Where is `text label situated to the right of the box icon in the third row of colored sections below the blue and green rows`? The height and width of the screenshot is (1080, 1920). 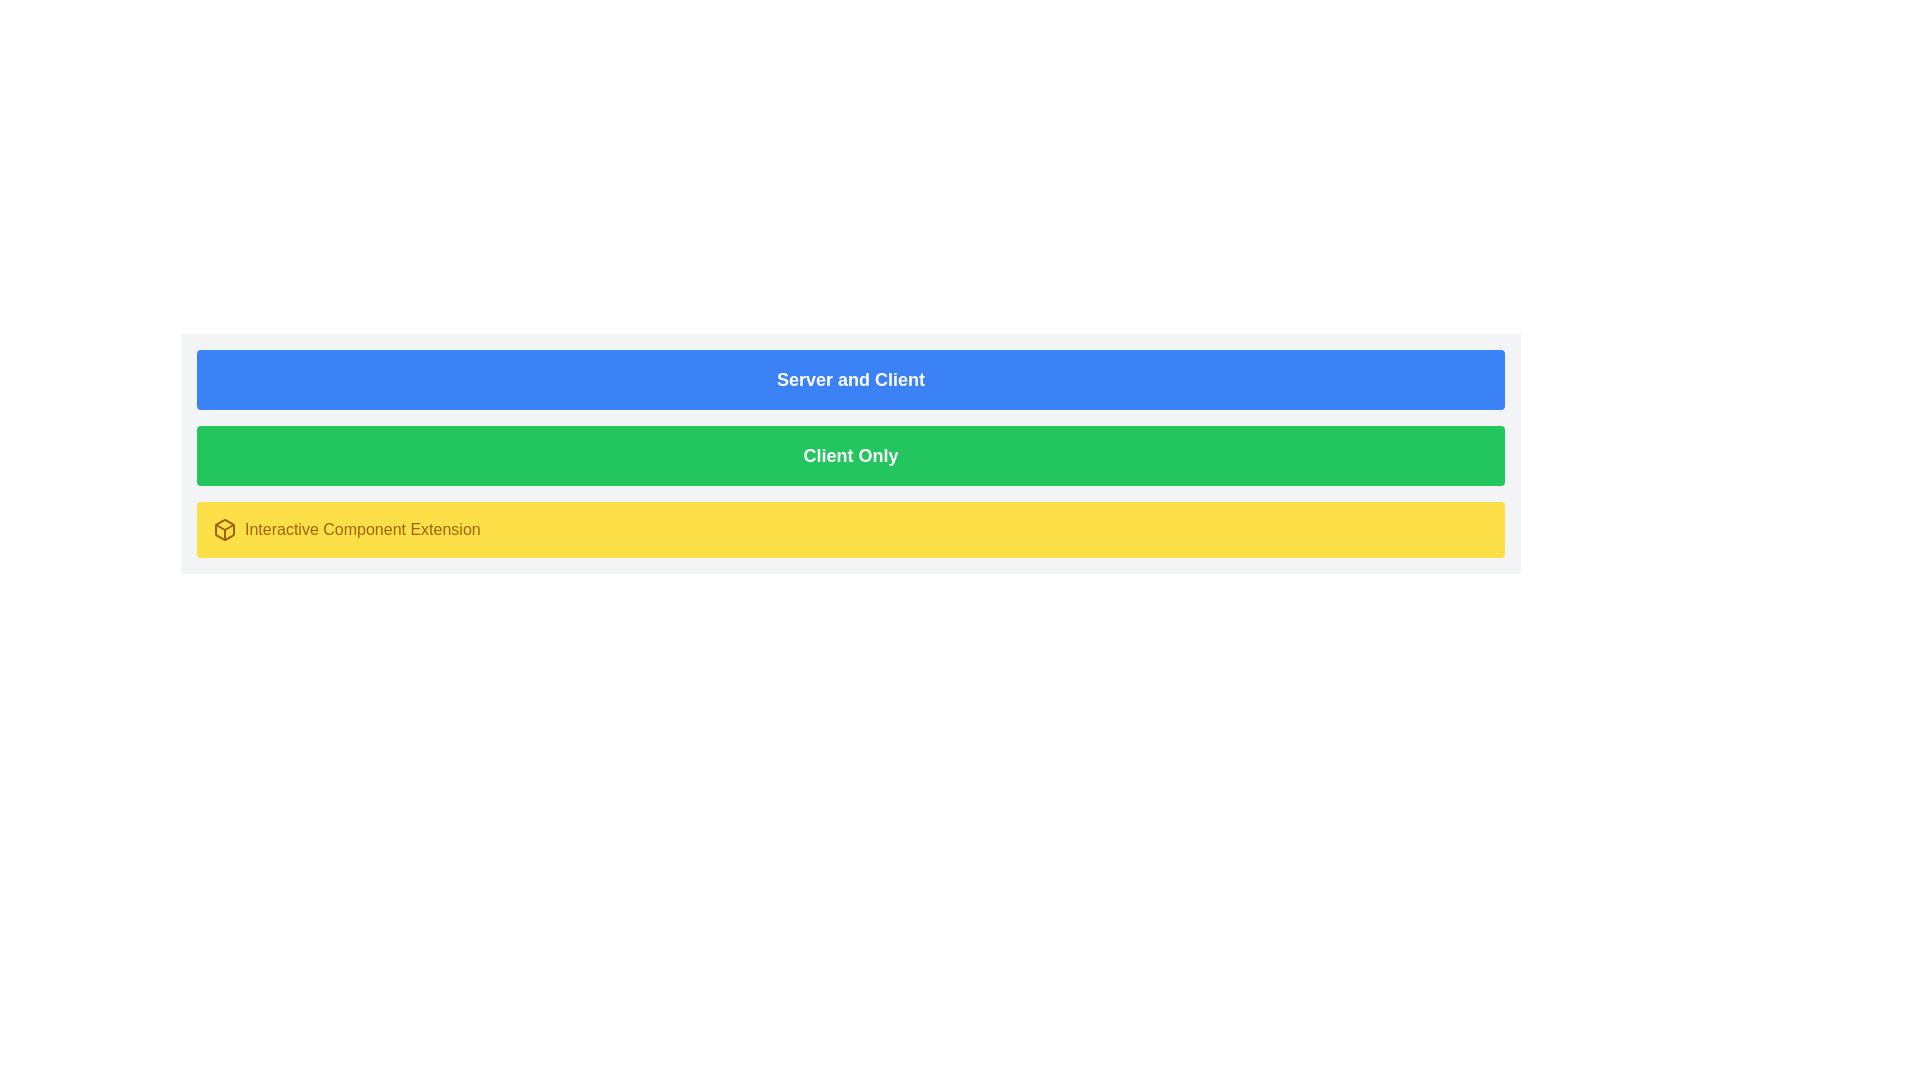
text label situated to the right of the box icon in the third row of colored sections below the blue and green rows is located at coordinates (362, 528).